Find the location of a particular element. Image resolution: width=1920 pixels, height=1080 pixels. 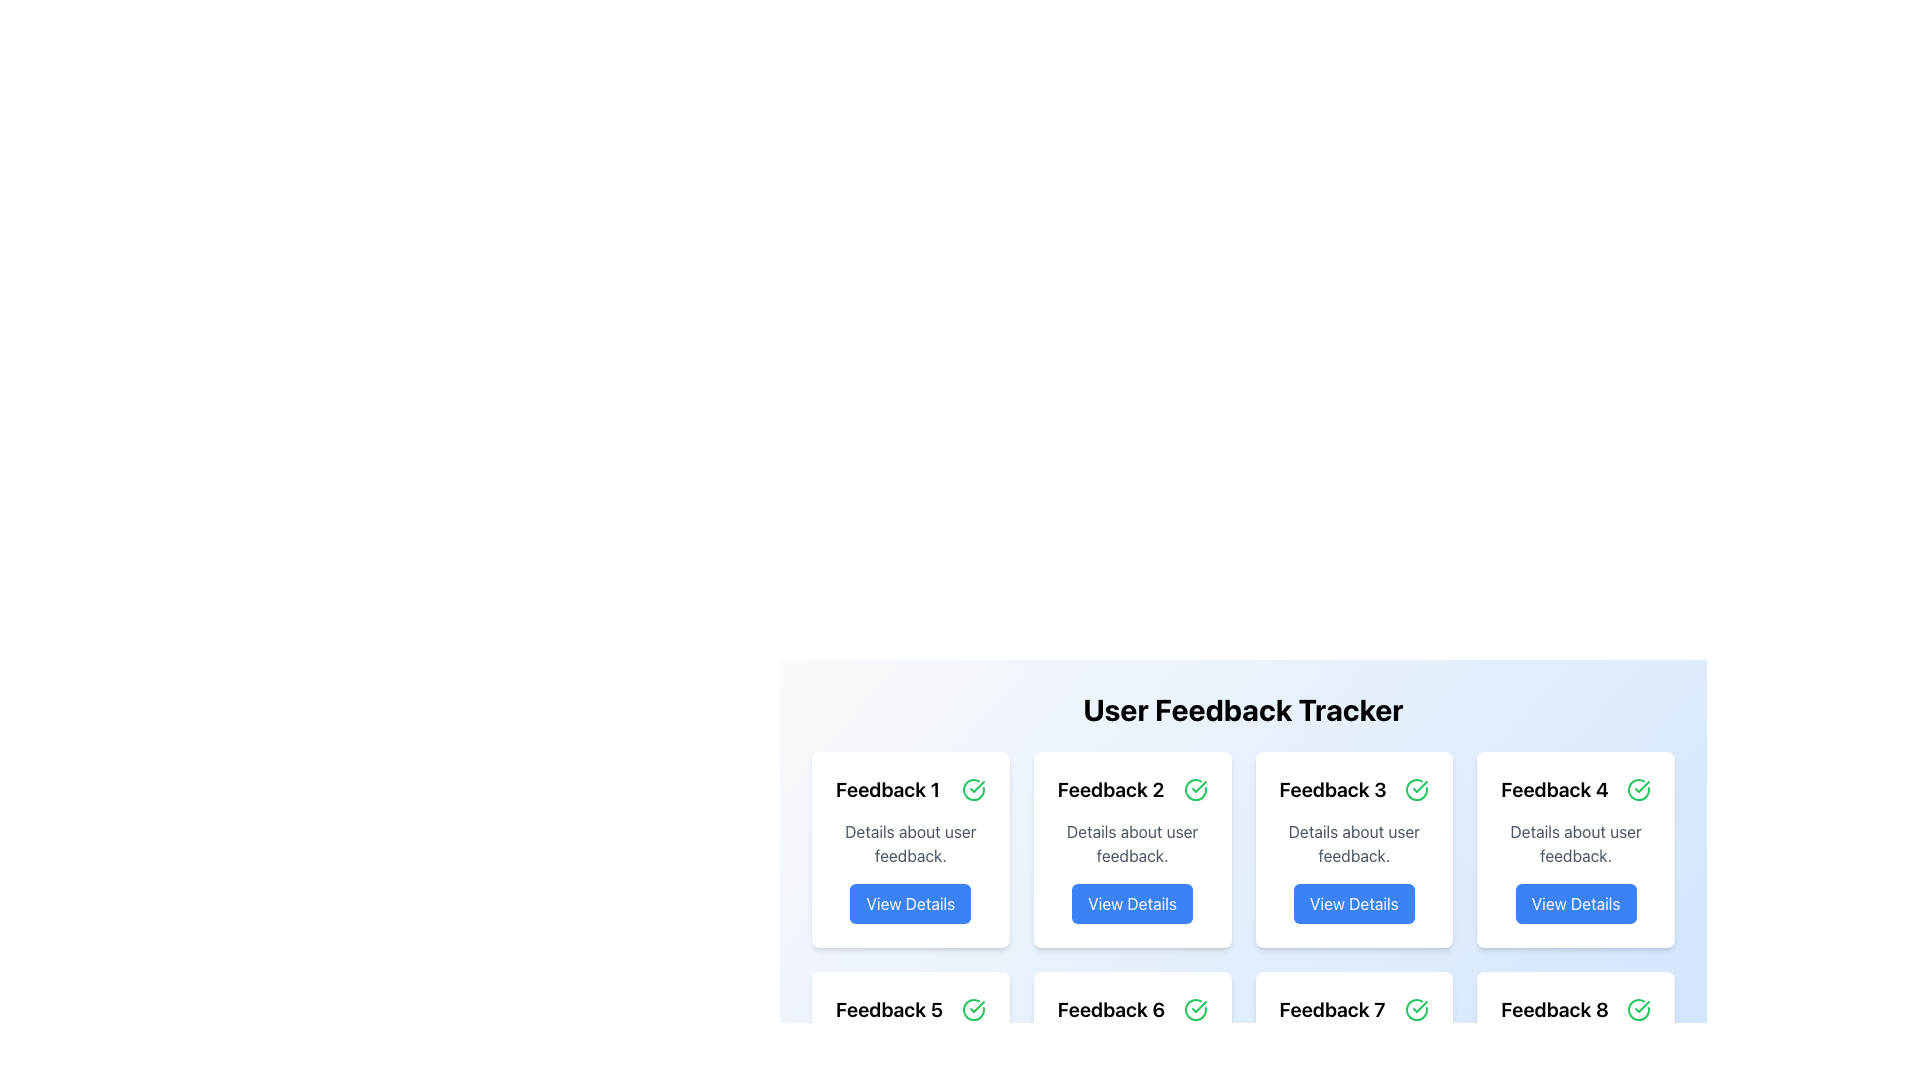

the checkmark icon in the top-right corner of the 'Feedback 4' card, confirming an action or status is located at coordinates (1642, 785).